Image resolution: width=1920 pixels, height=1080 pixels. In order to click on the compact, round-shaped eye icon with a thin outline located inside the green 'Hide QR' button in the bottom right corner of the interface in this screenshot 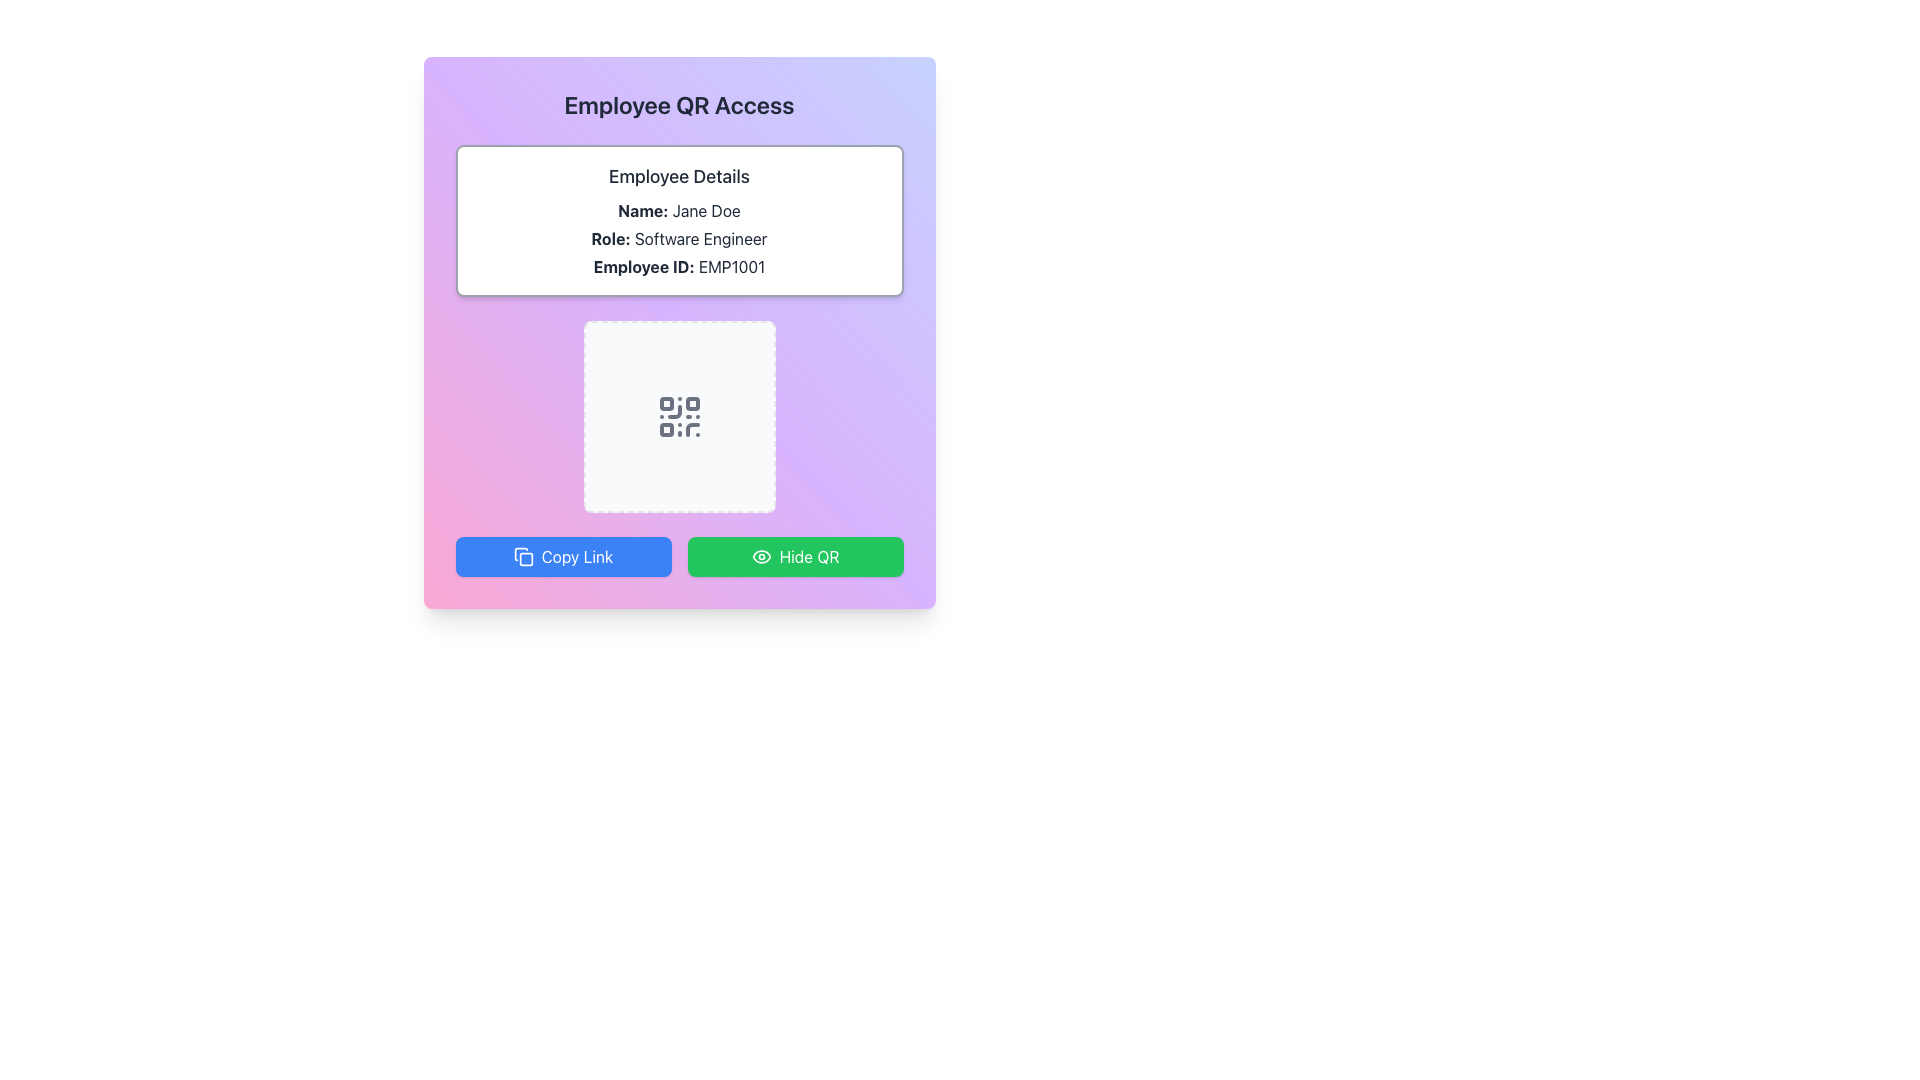, I will do `click(760, 556)`.